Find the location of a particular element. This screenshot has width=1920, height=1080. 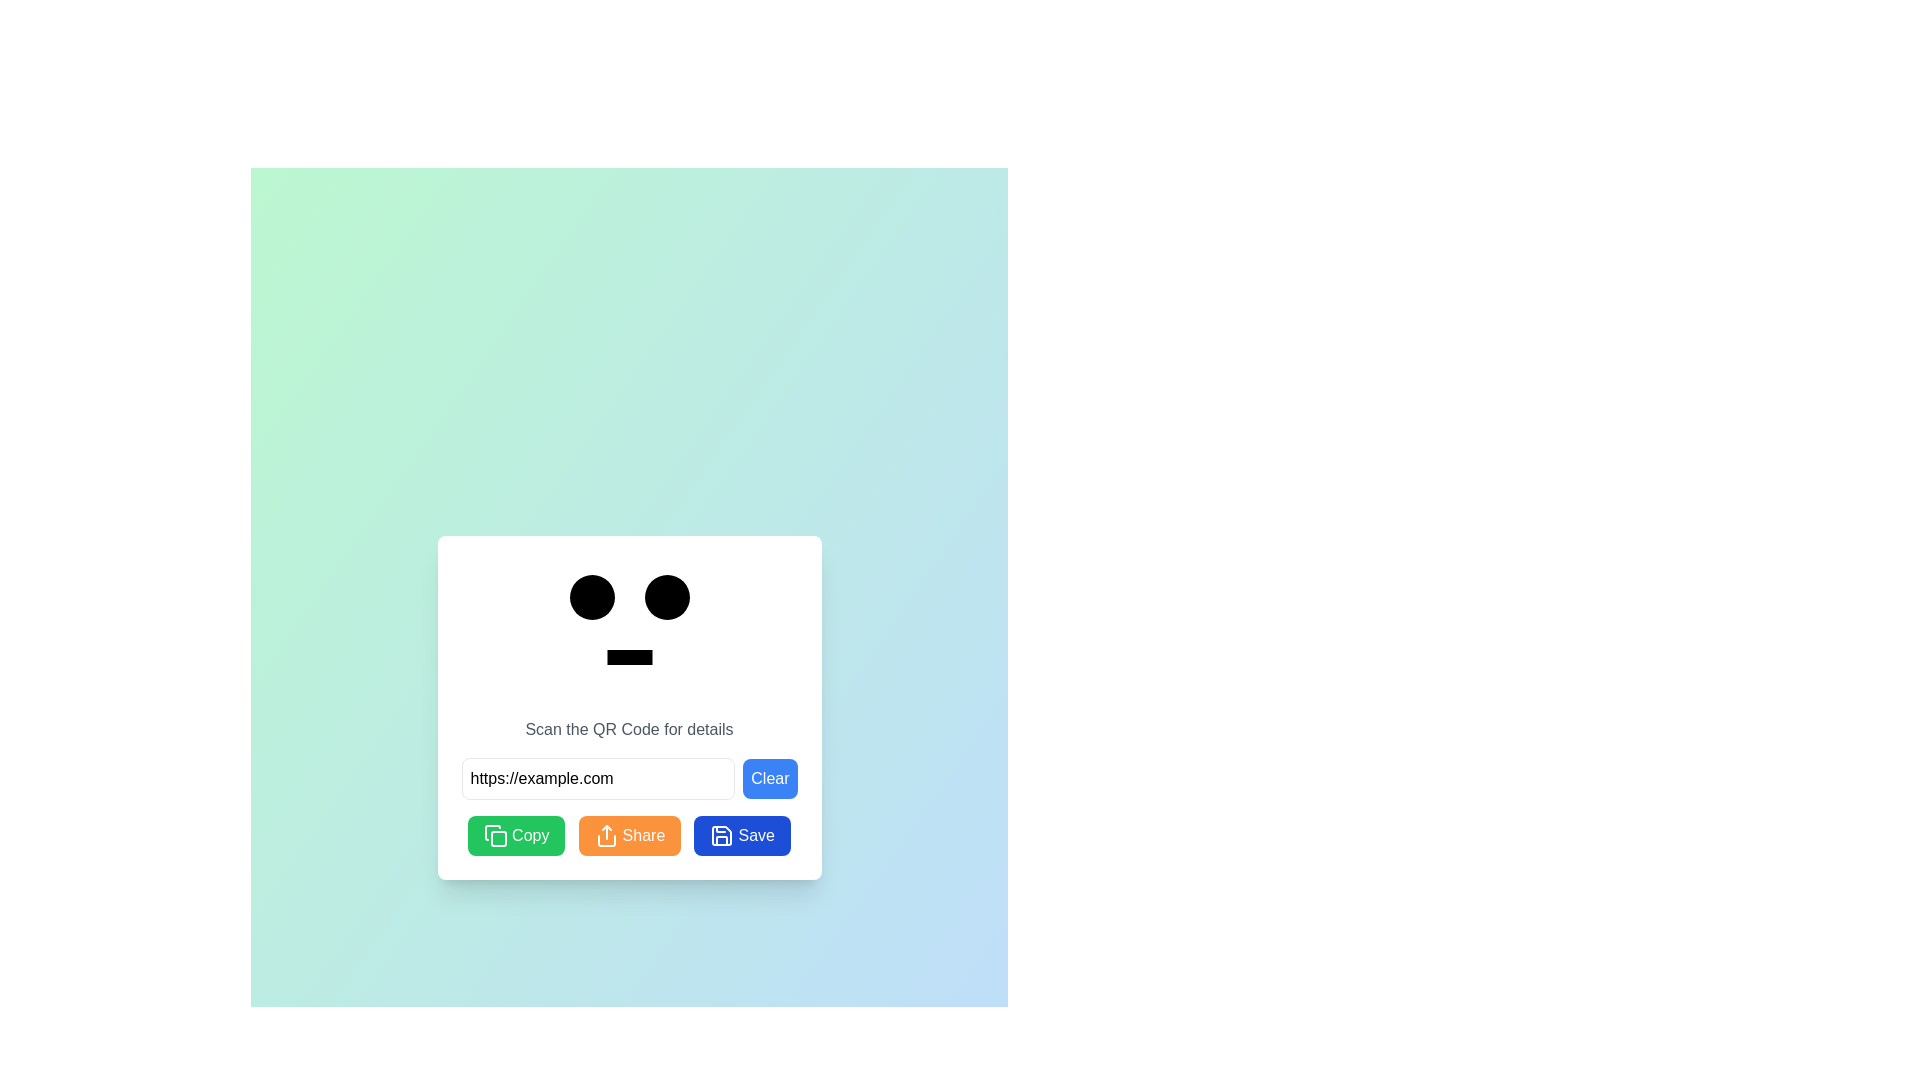

the decorative component within the 'Copy' icon, which is located to the left of the 'Share' and 'Save' buttons, and beneath the input field is located at coordinates (499, 839).